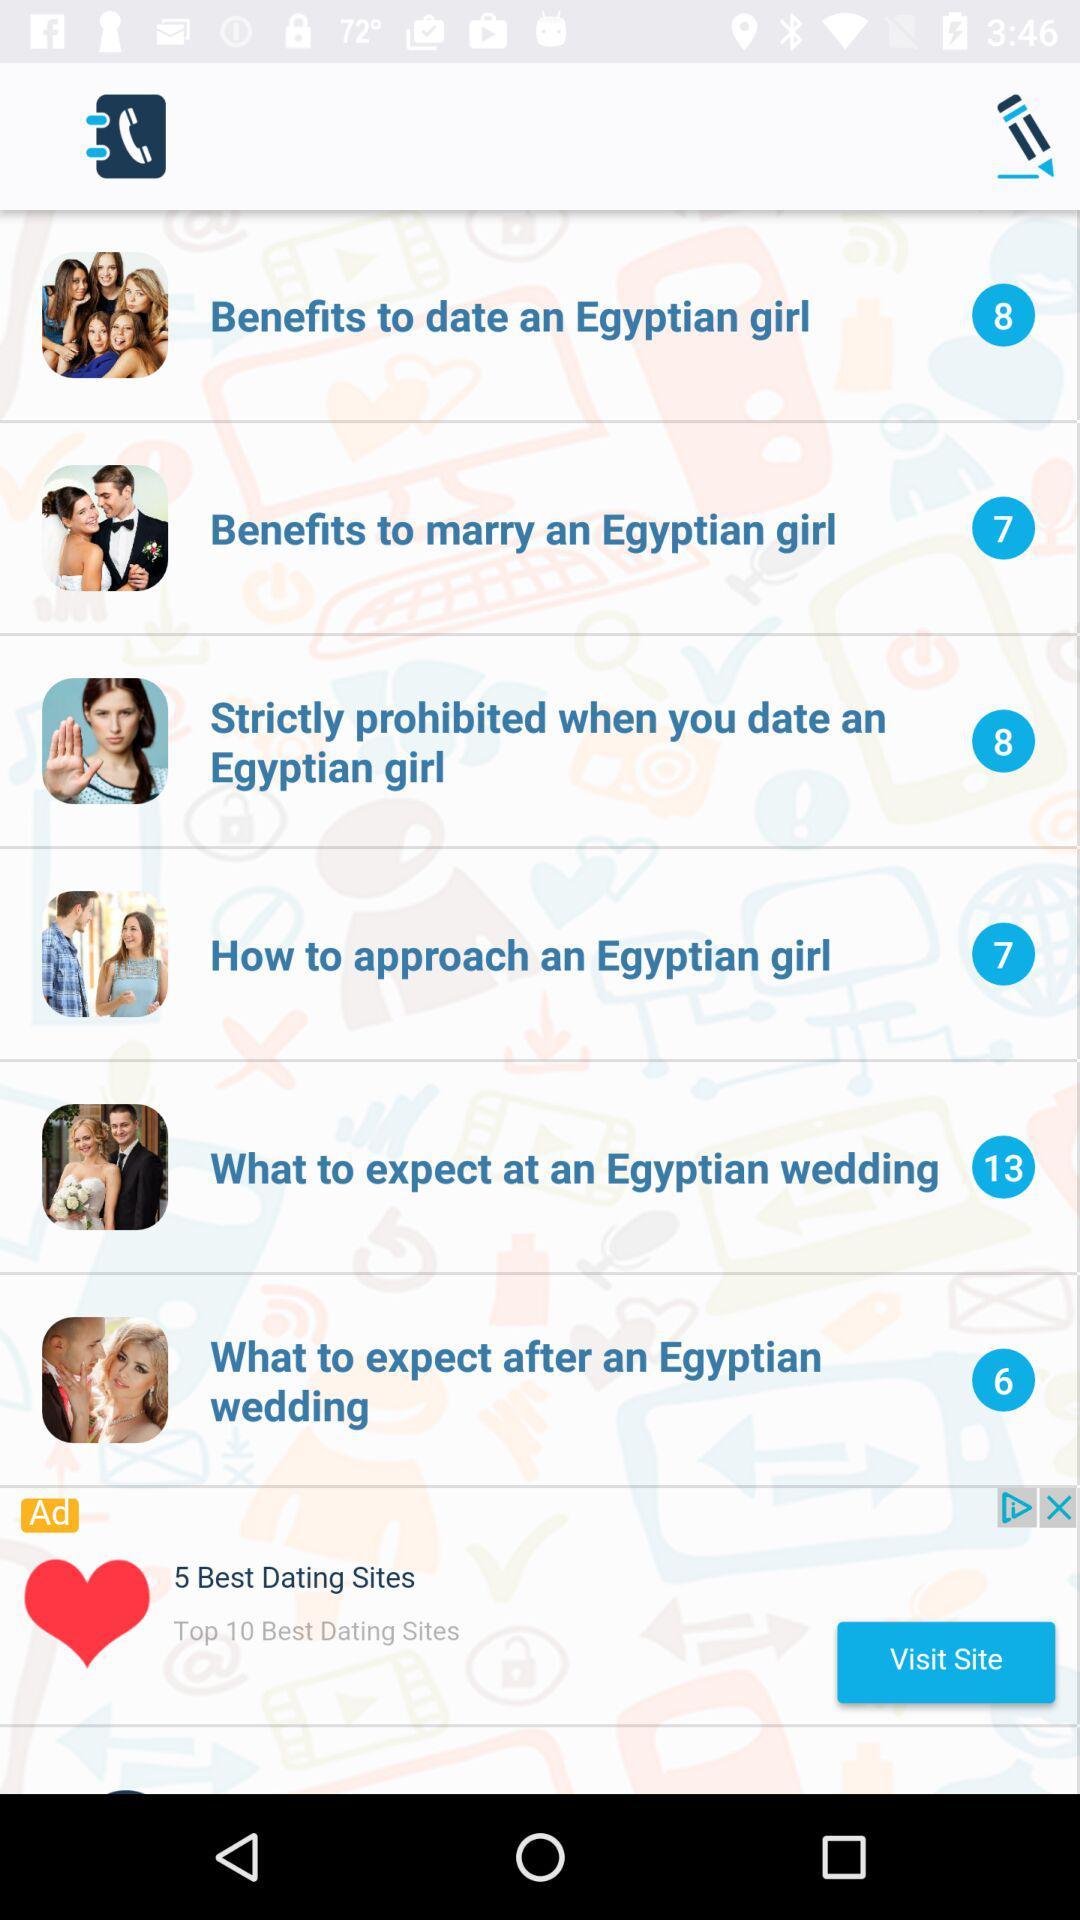 Image resolution: width=1080 pixels, height=1920 pixels. I want to click on the first image of the page, so click(104, 314).